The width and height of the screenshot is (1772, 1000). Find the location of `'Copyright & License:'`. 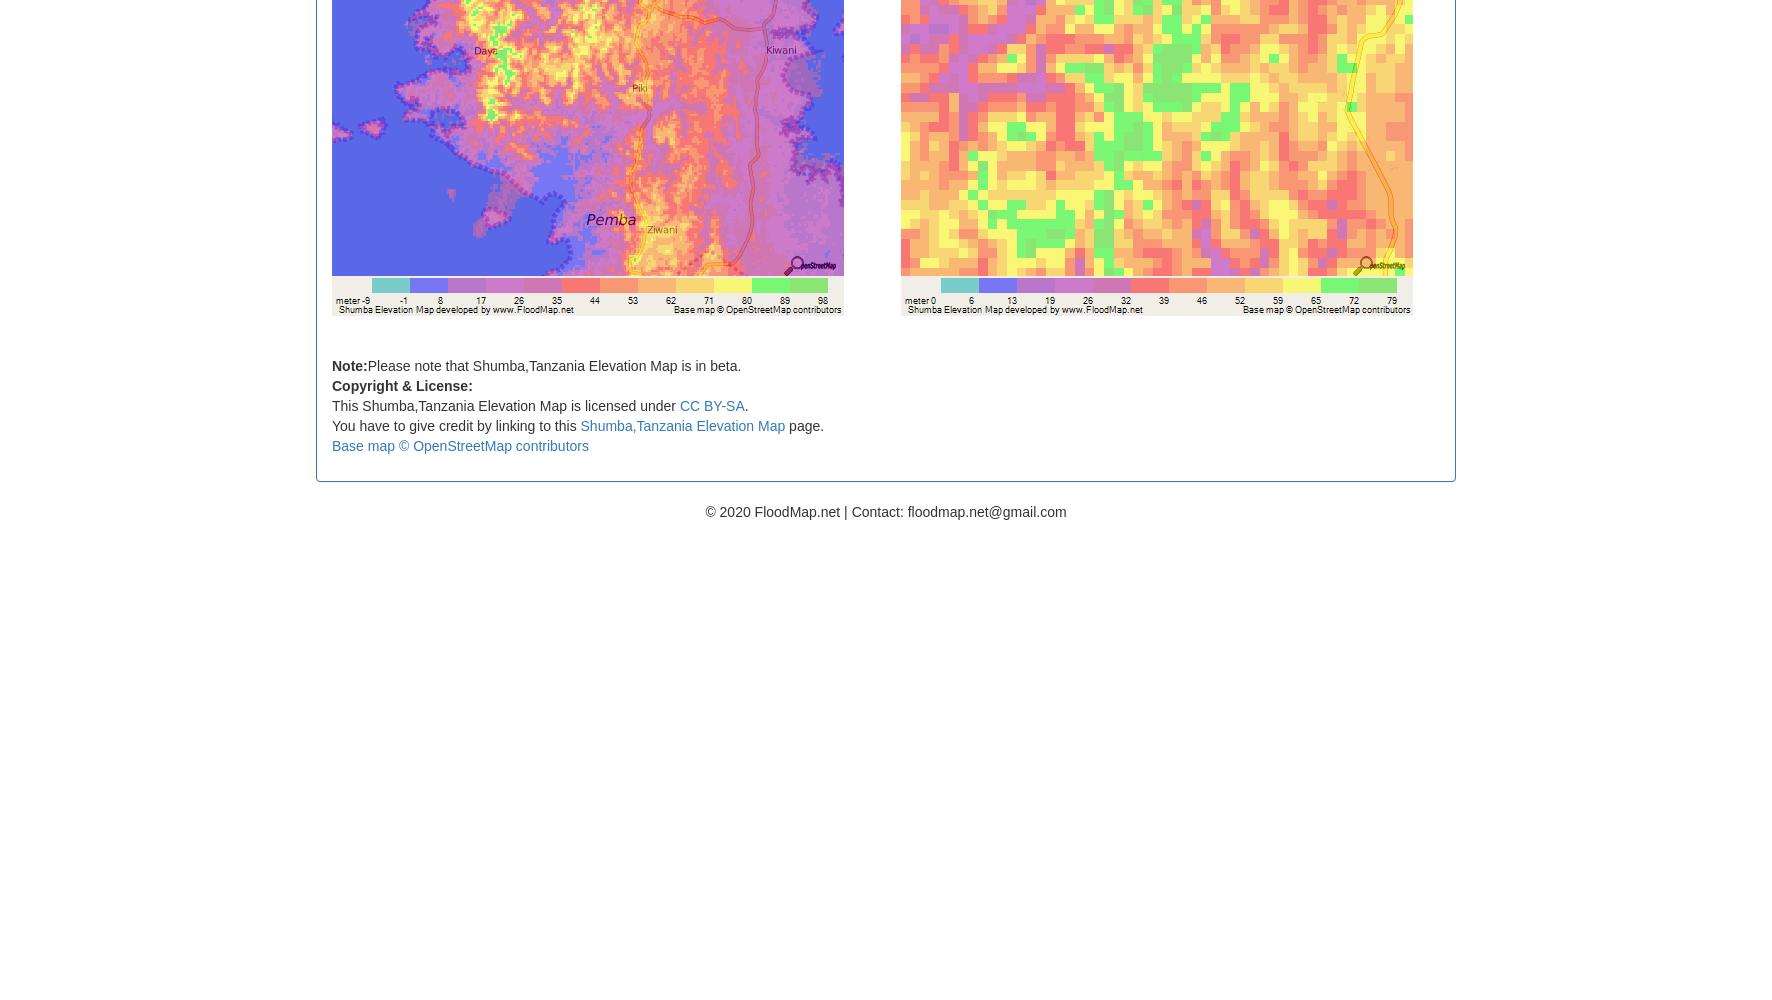

'Copyright & License:' is located at coordinates (331, 385).